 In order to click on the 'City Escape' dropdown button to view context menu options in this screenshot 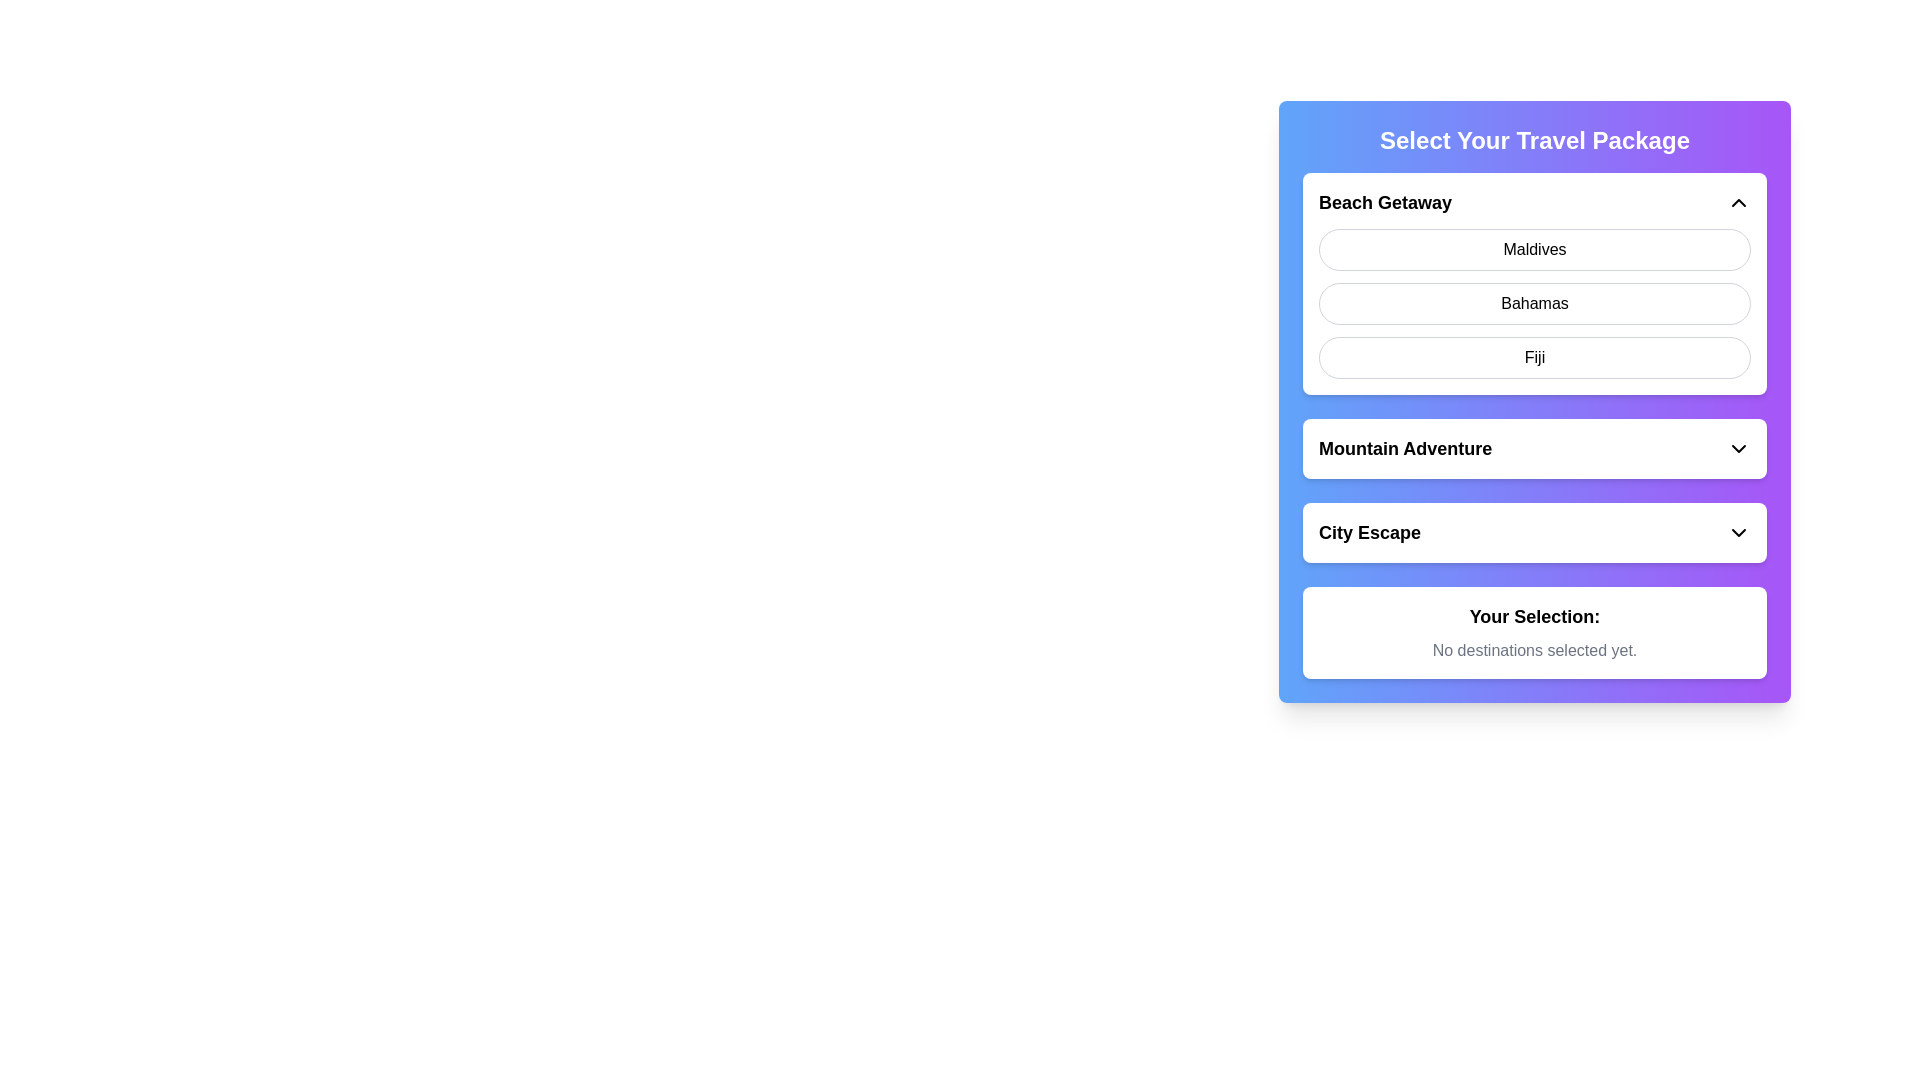, I will do `click(1534, 531)`.